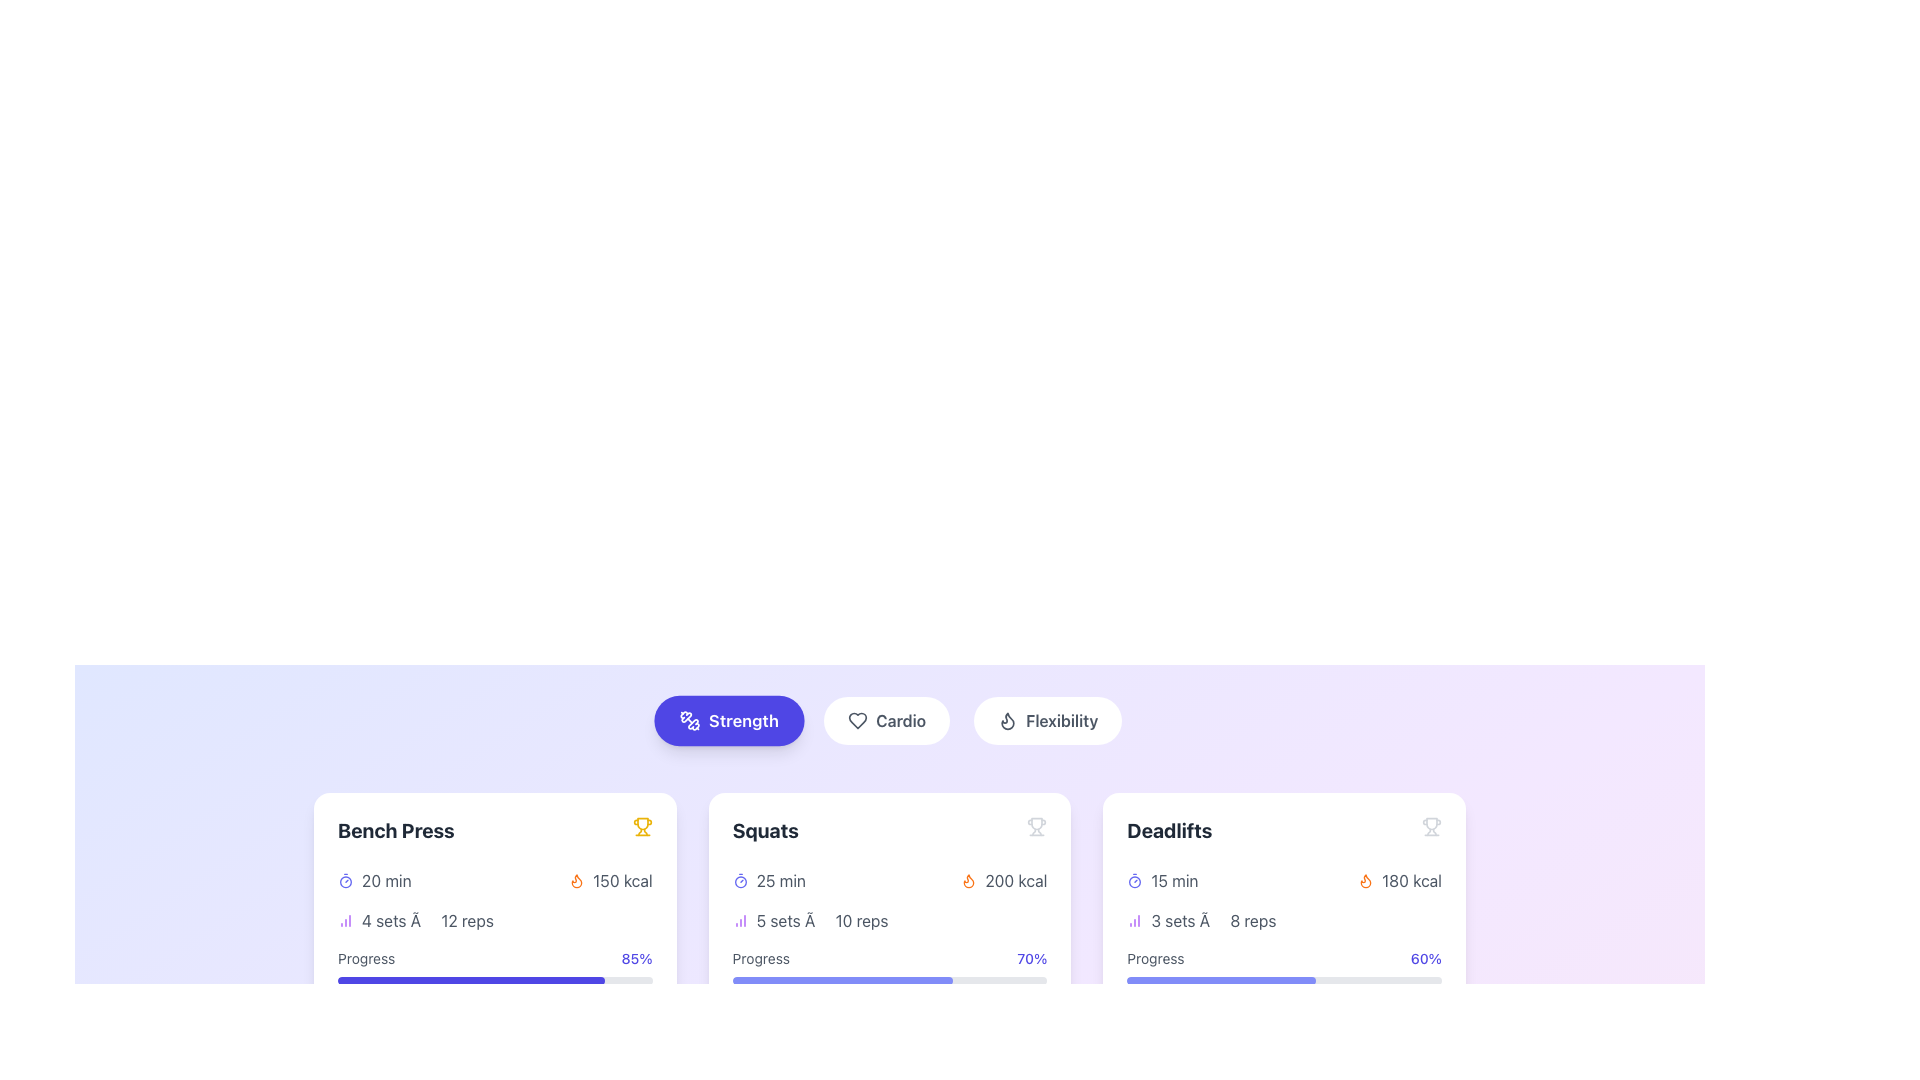  I want to click on the 'cardio' button, which is the middle button among three horizontally aligned buttons, so click(886, 721).